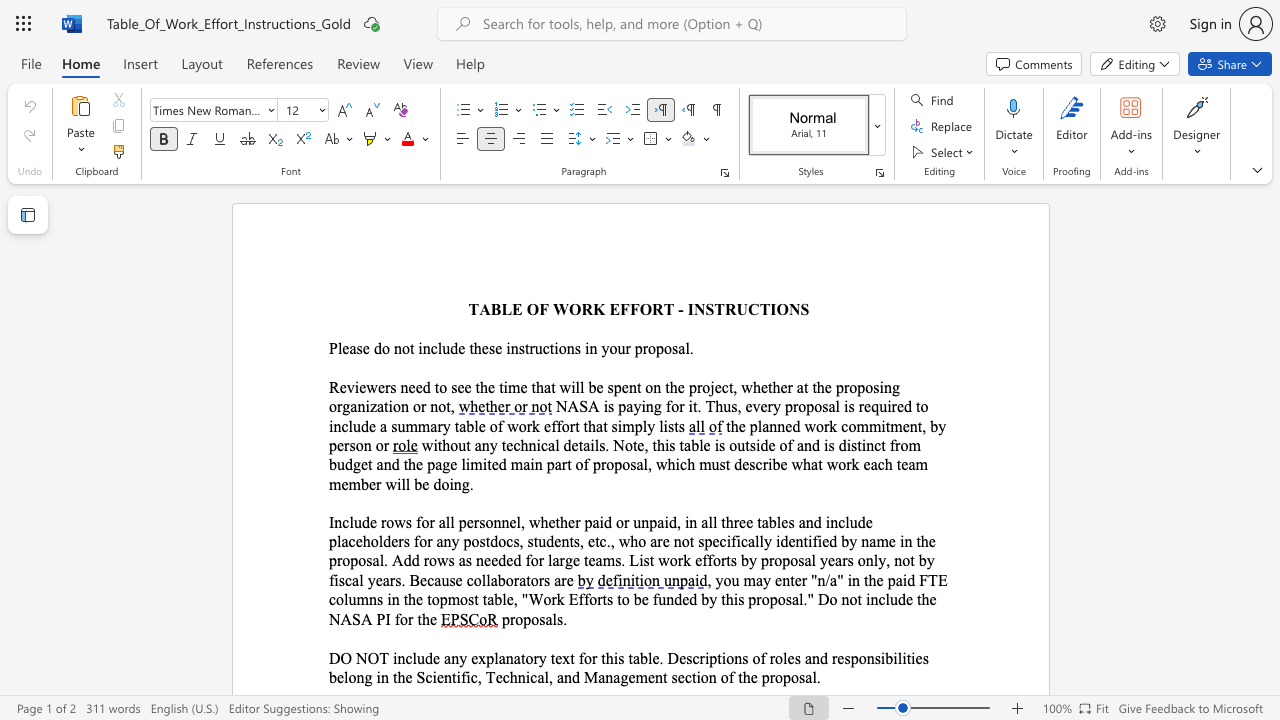 The width and height of the screenshot is (1280, 720). Describe the element at coordinates (379, 560) in the screenshot. I see `the subset text "l. Add rows as needed for large teams. List work efforts by proposal year" within the text "by name in the proposal. Add rows as needed for large teams. List work efforts by proposal years only, not by fiscal years. Because collaborators are"` at that location.